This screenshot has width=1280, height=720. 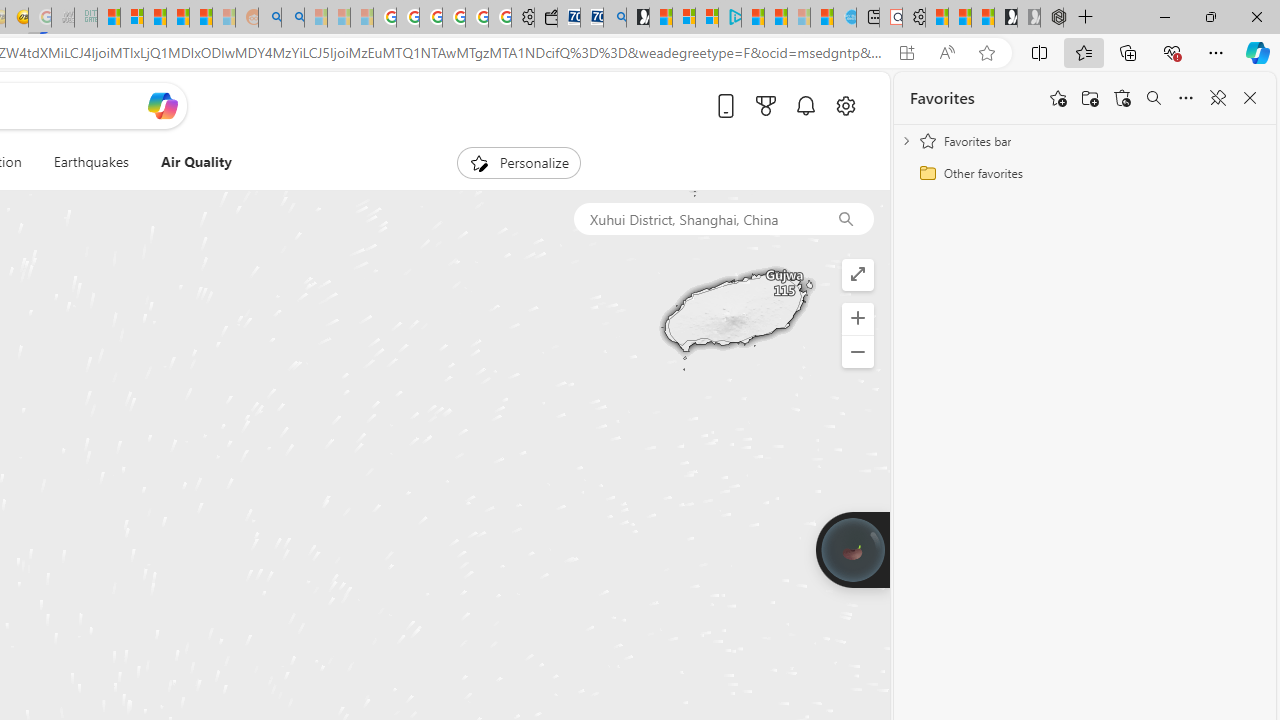 What do you see at coordinates (1249, 98) in the screenshot?
I see `'Close favorites'` at bounding box center [1249, 98].